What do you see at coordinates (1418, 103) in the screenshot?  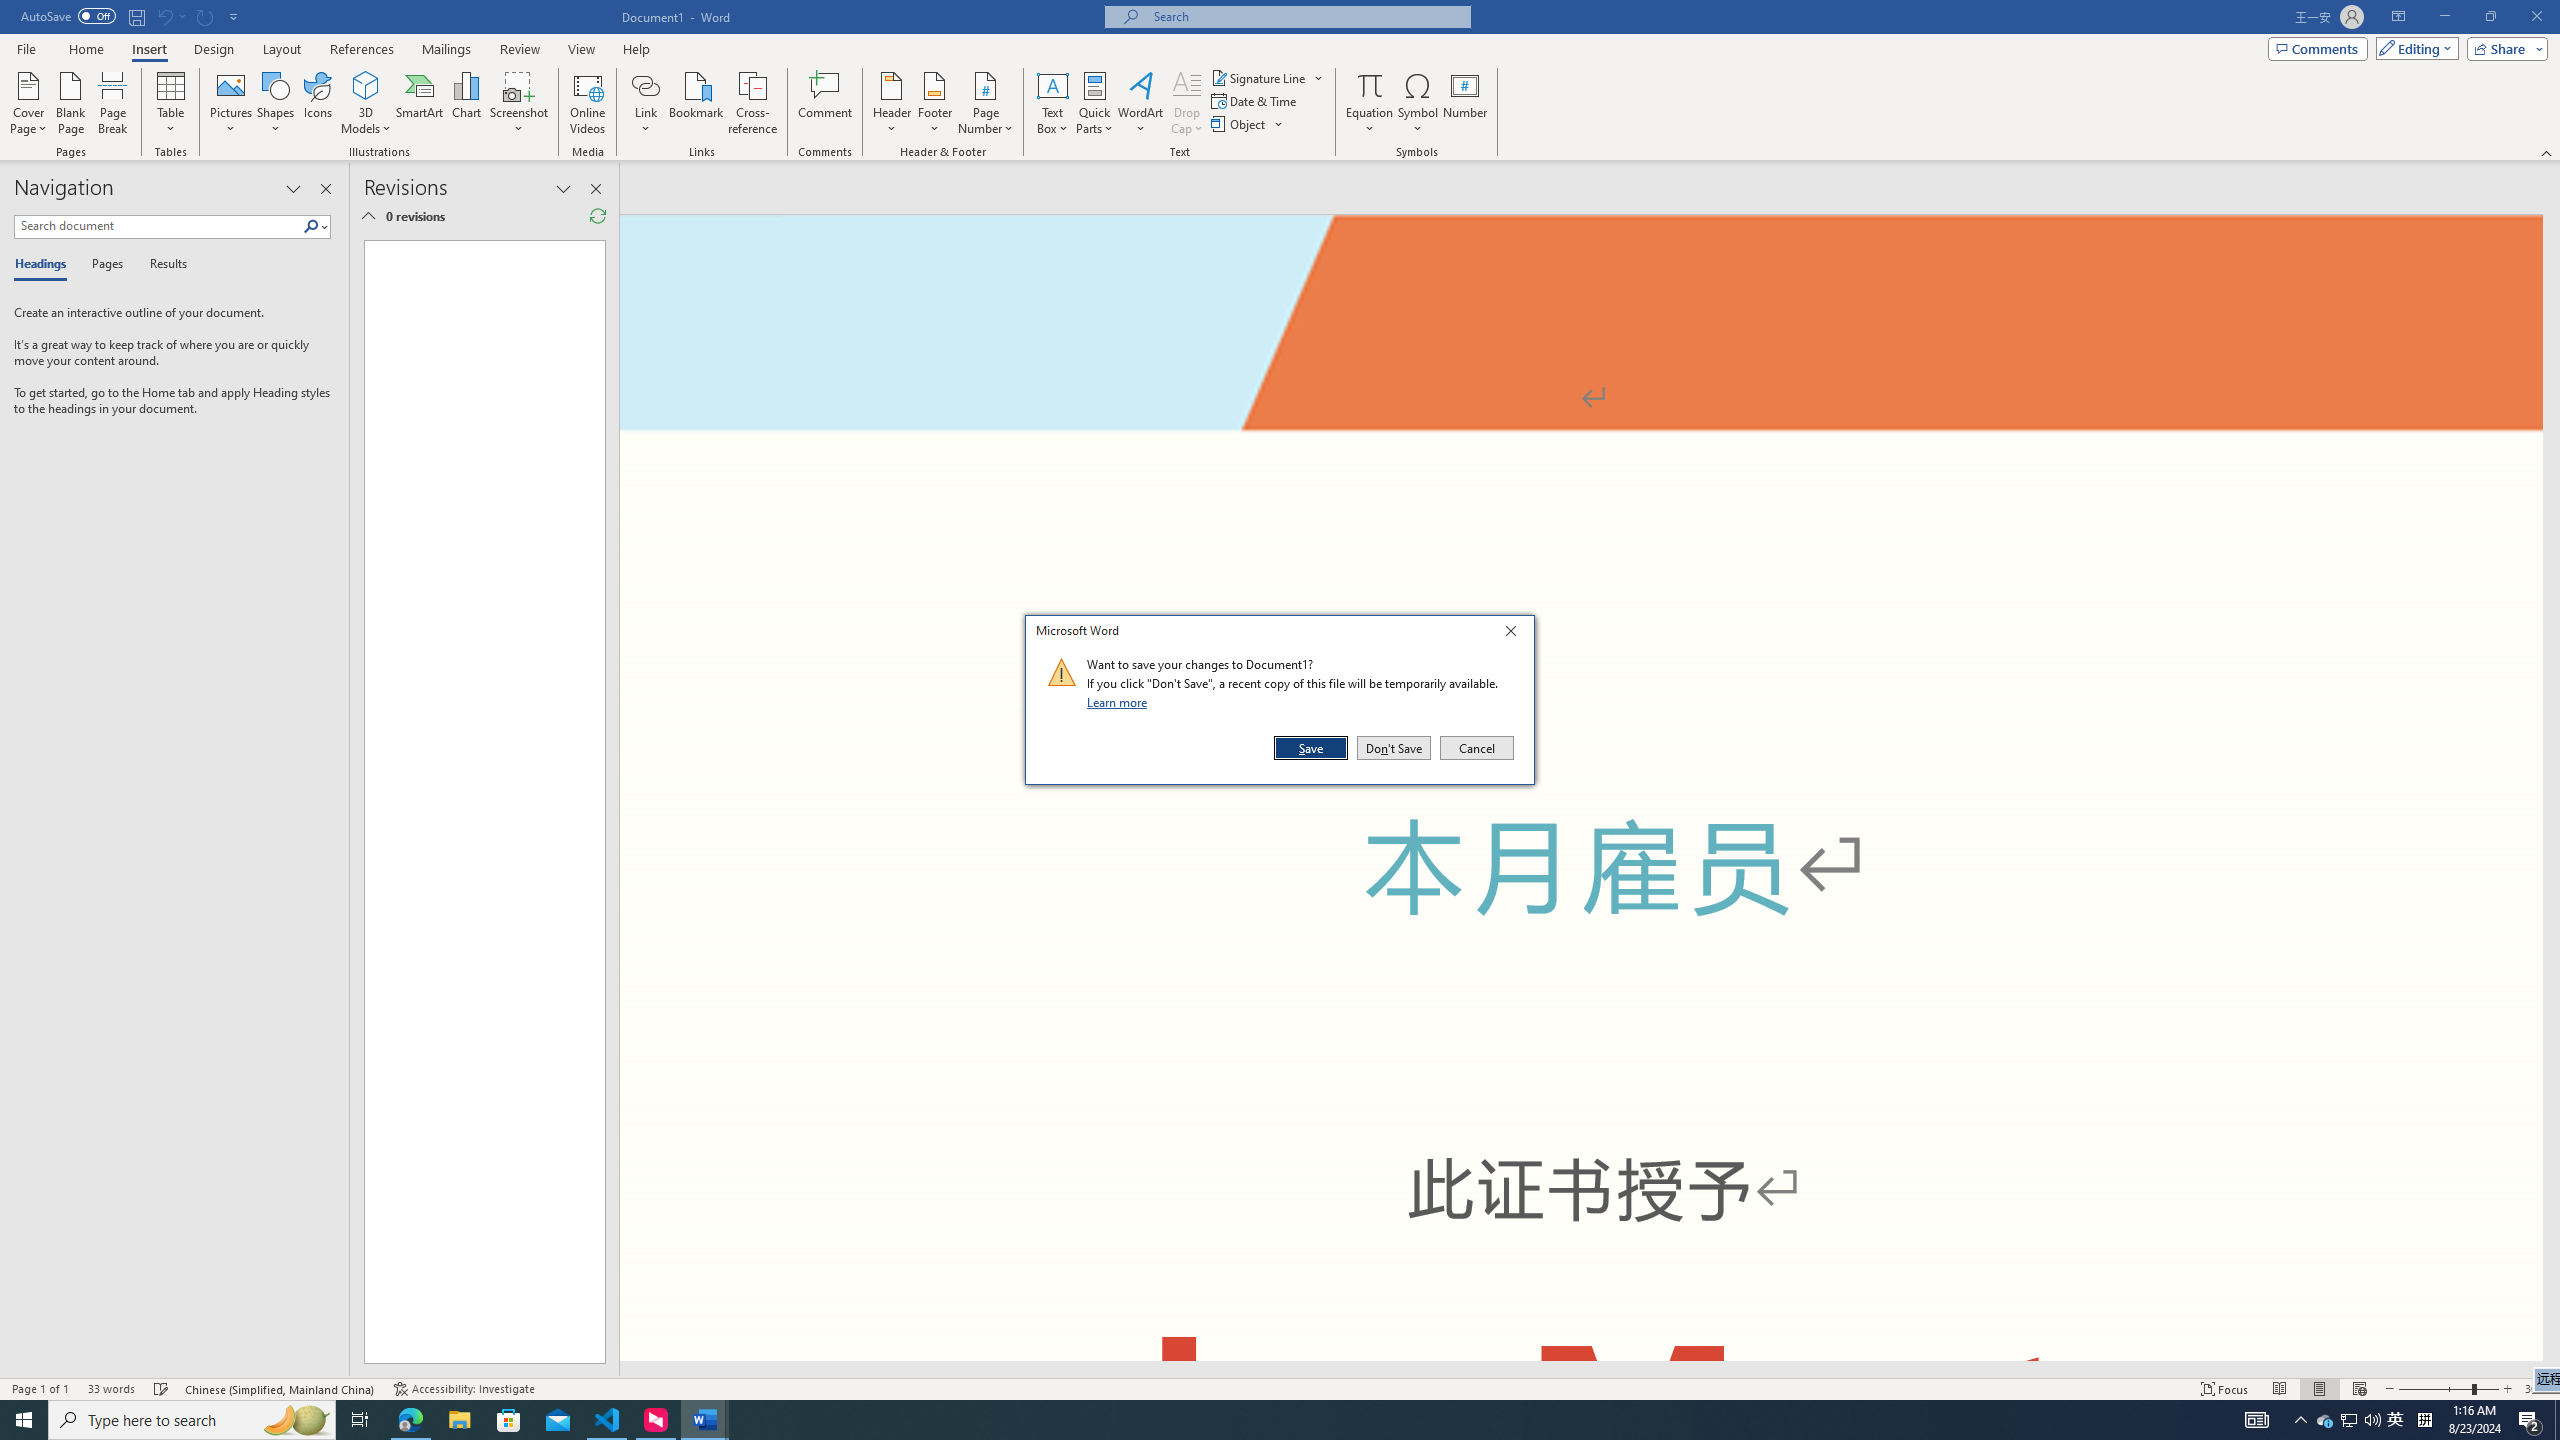 I see `'Symbol'` at bounding box center [1418, 103].